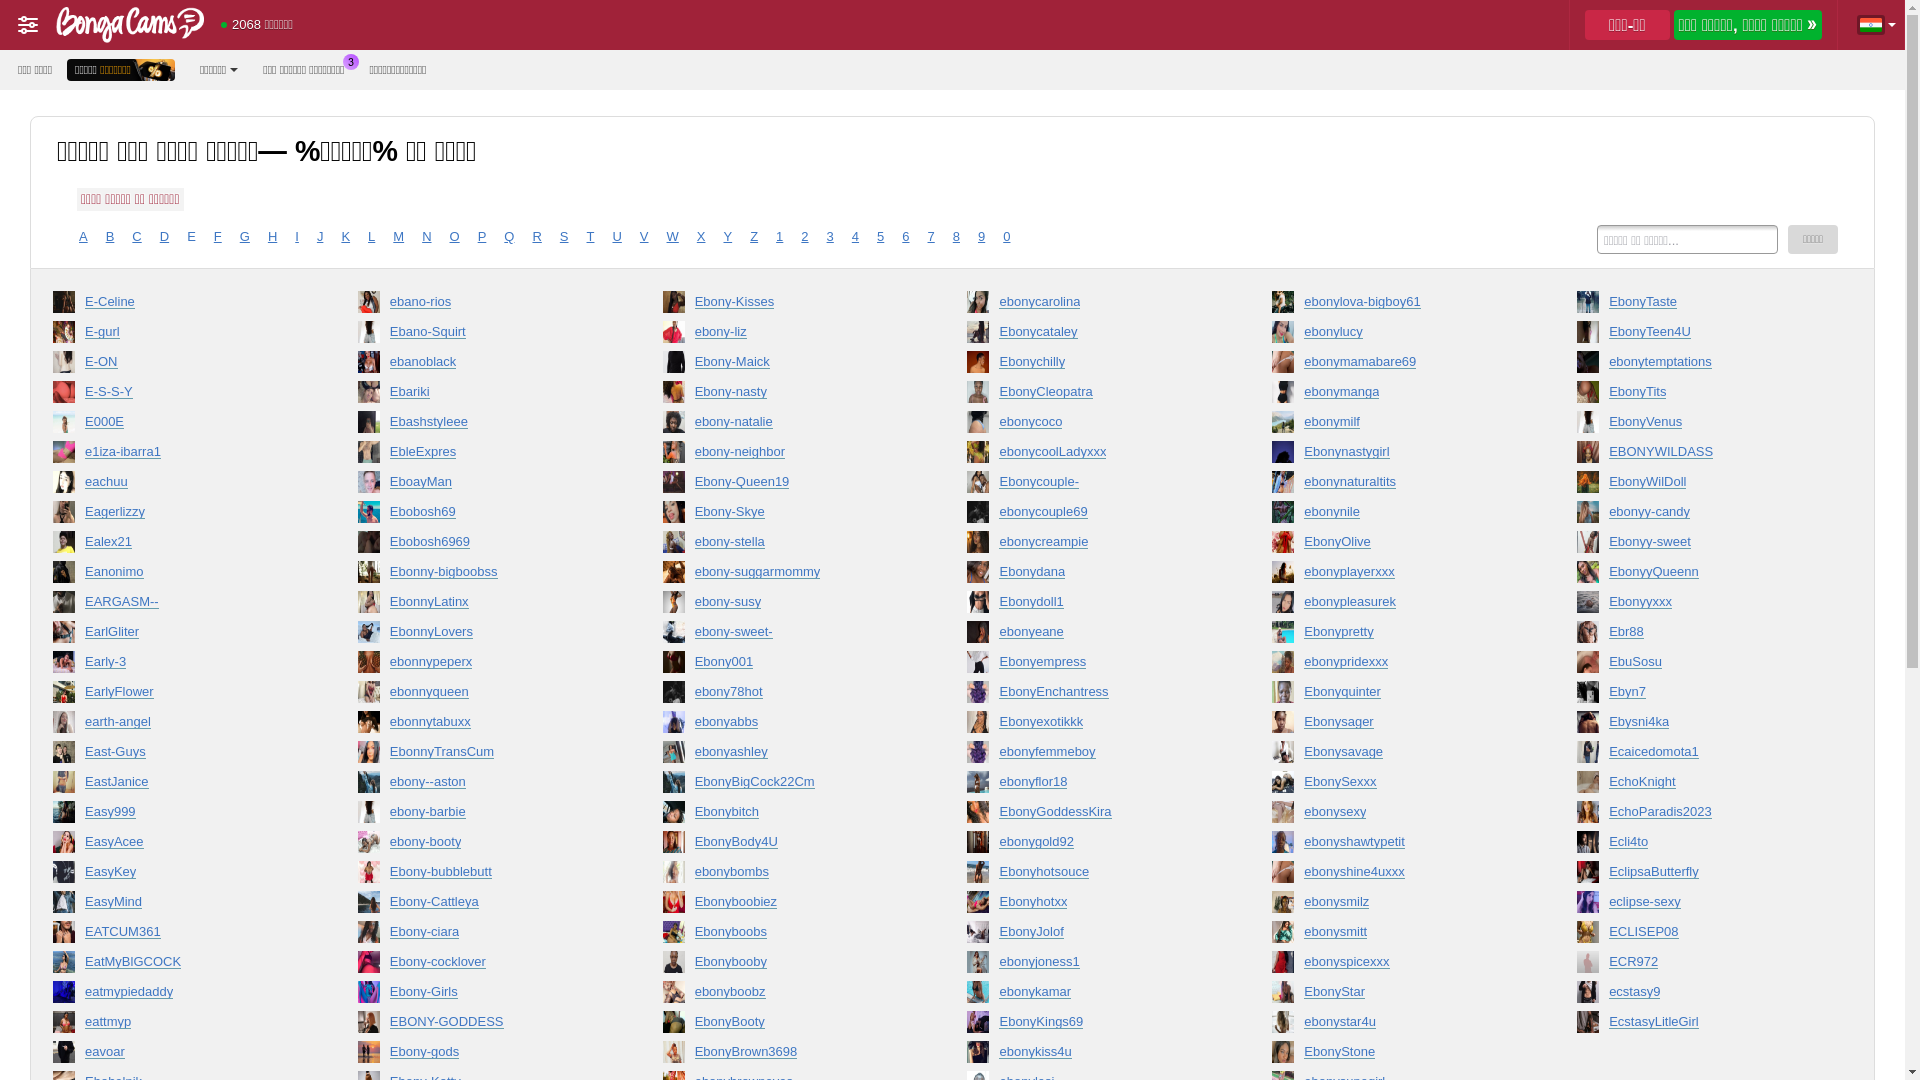 This screenshot has width=1920, height=1080. What do you see at coordinates (722, 235) in the screenshot?
I see `'Y'` at bounding box center [722, 235].